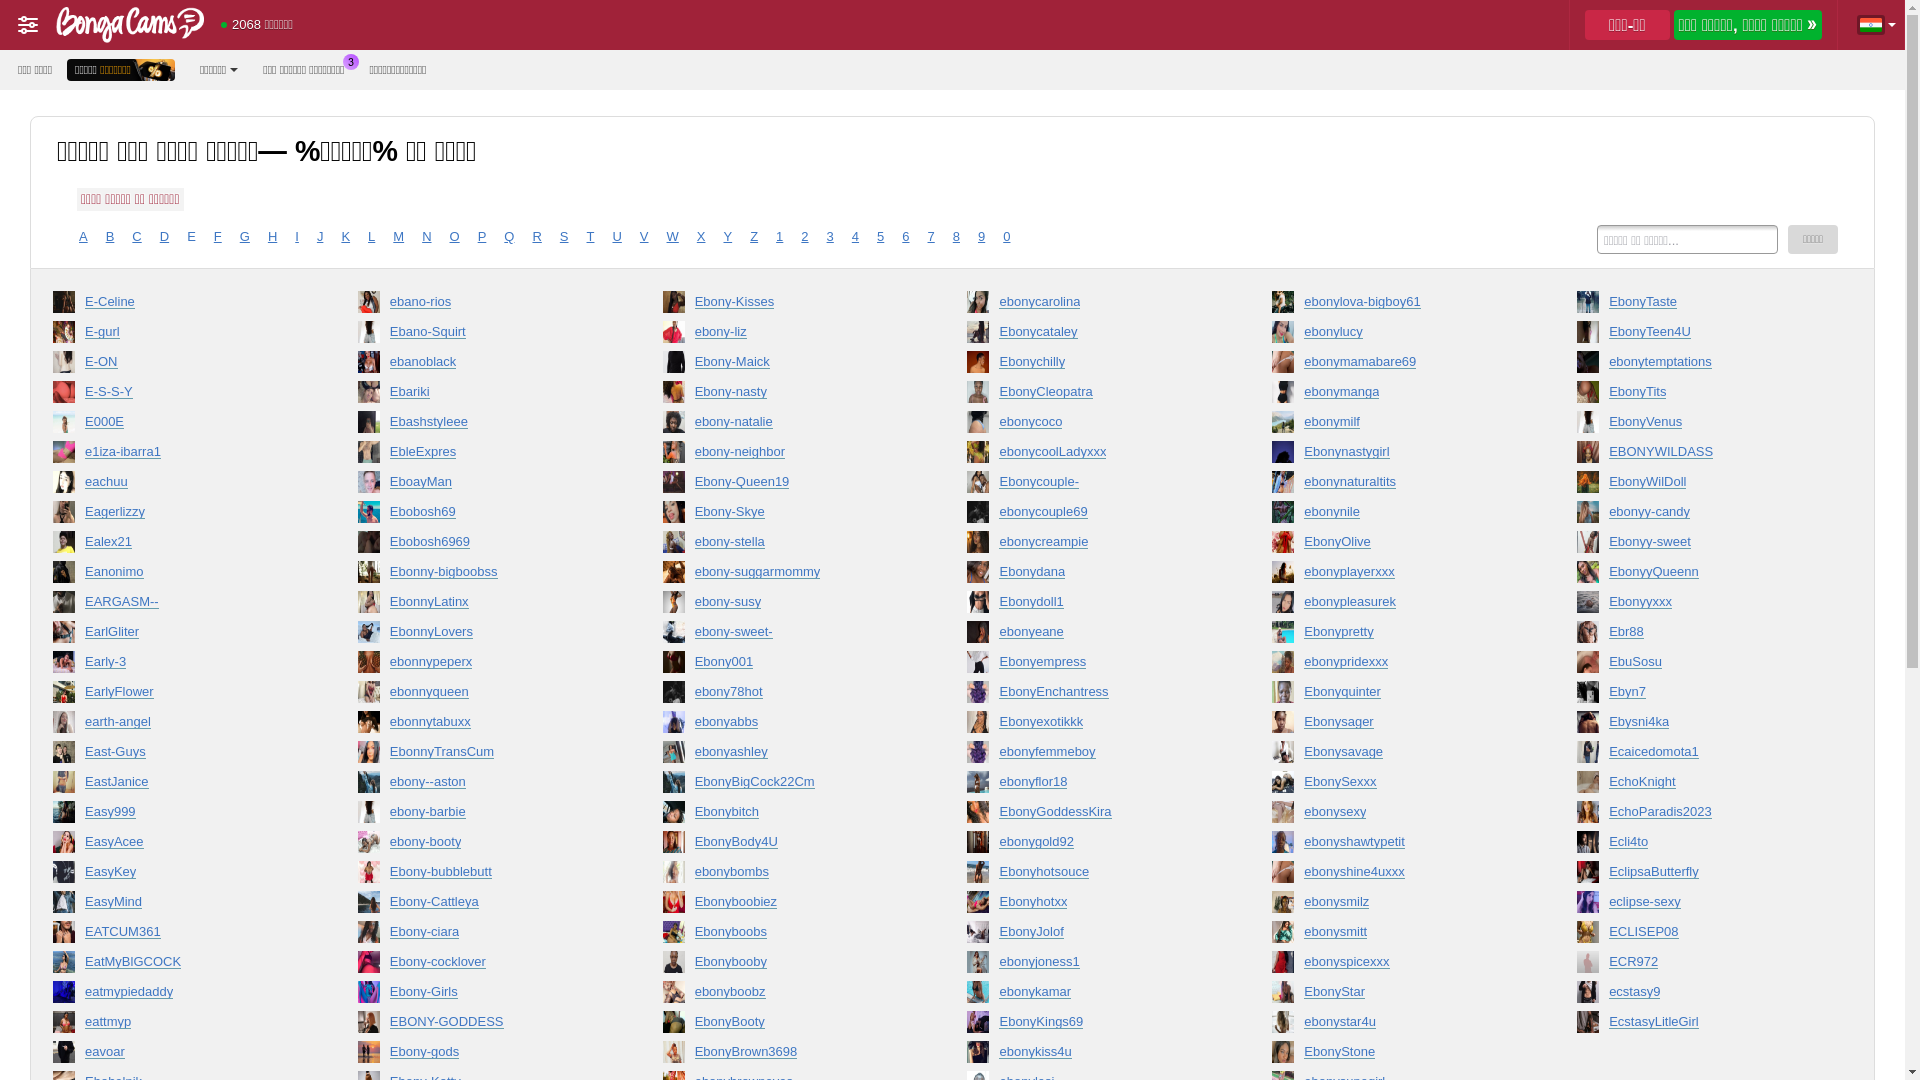 This screenshot has width=1920, height=1080. What do you see at coordinates (722, 235) in the screenshot?
I see `'Y'` at bounding box center [722, 235].